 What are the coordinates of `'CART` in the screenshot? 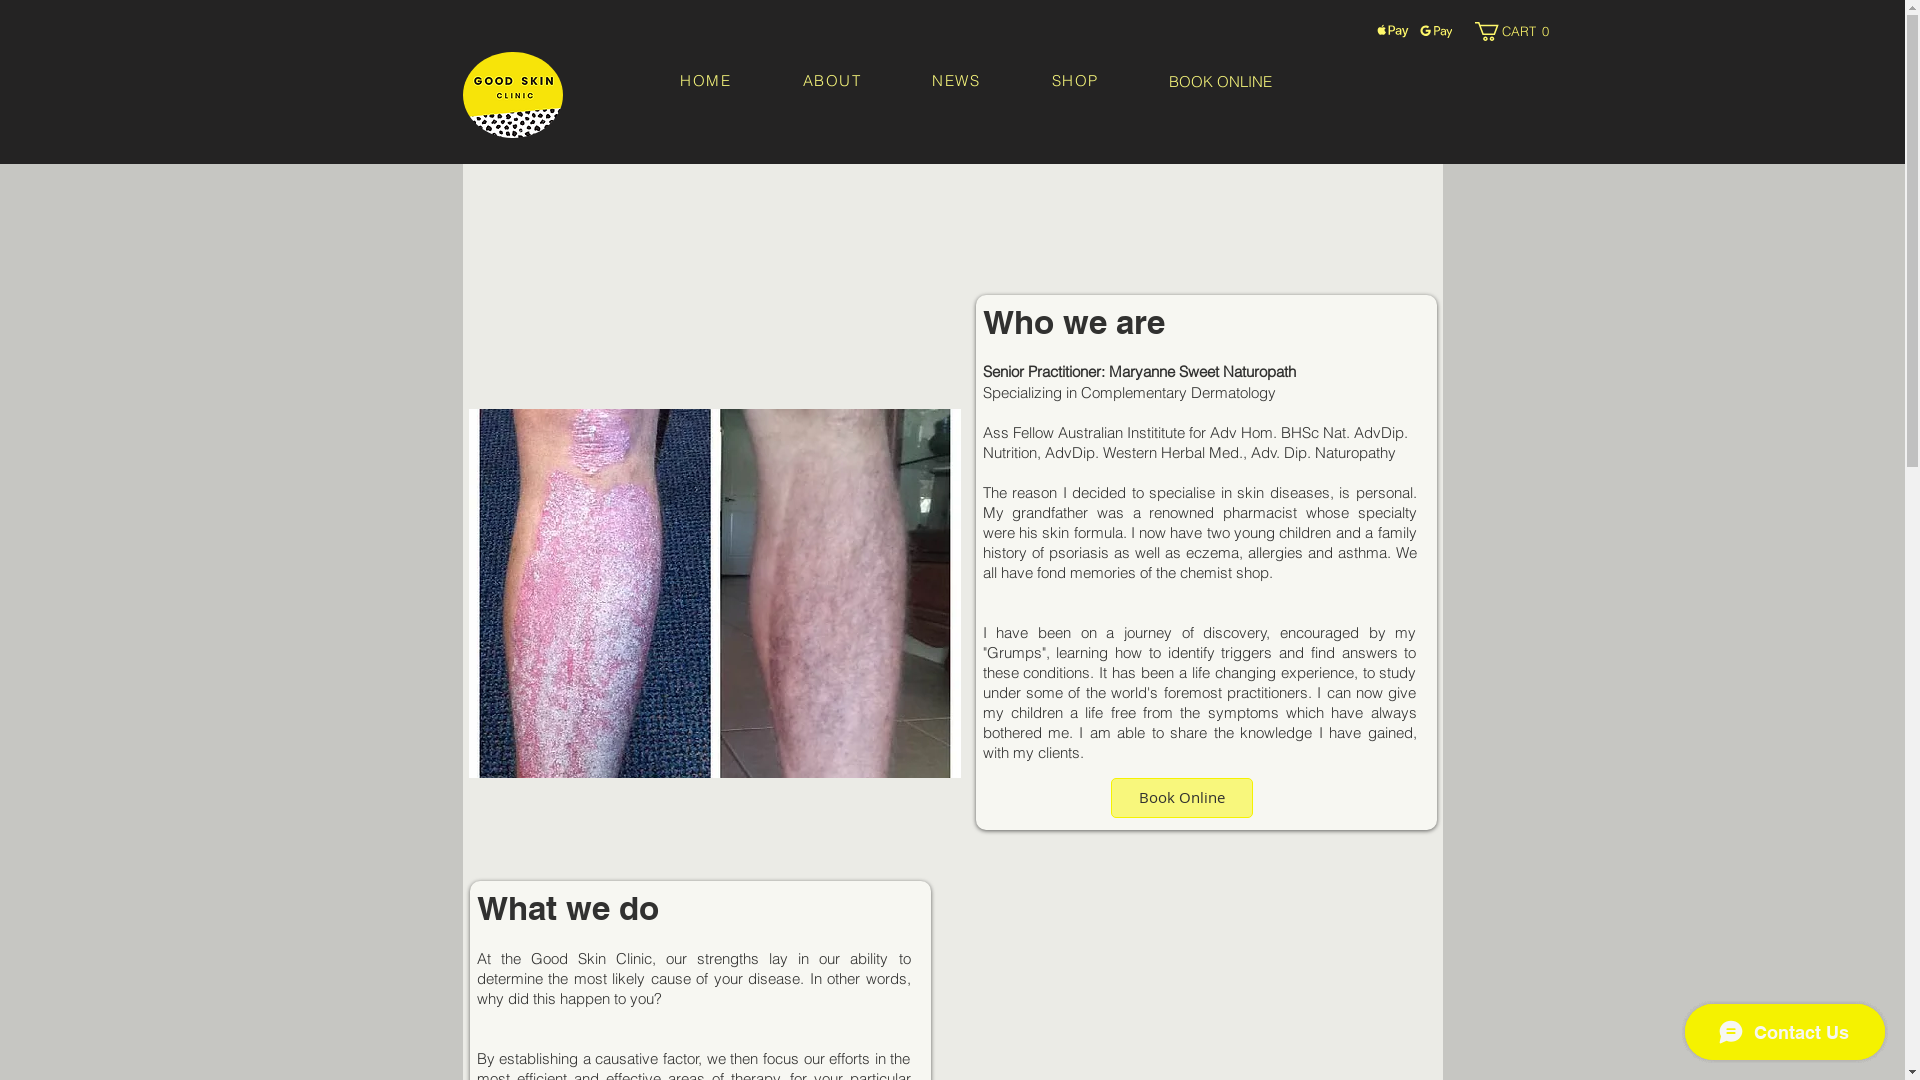 It's located at (1515, 31).